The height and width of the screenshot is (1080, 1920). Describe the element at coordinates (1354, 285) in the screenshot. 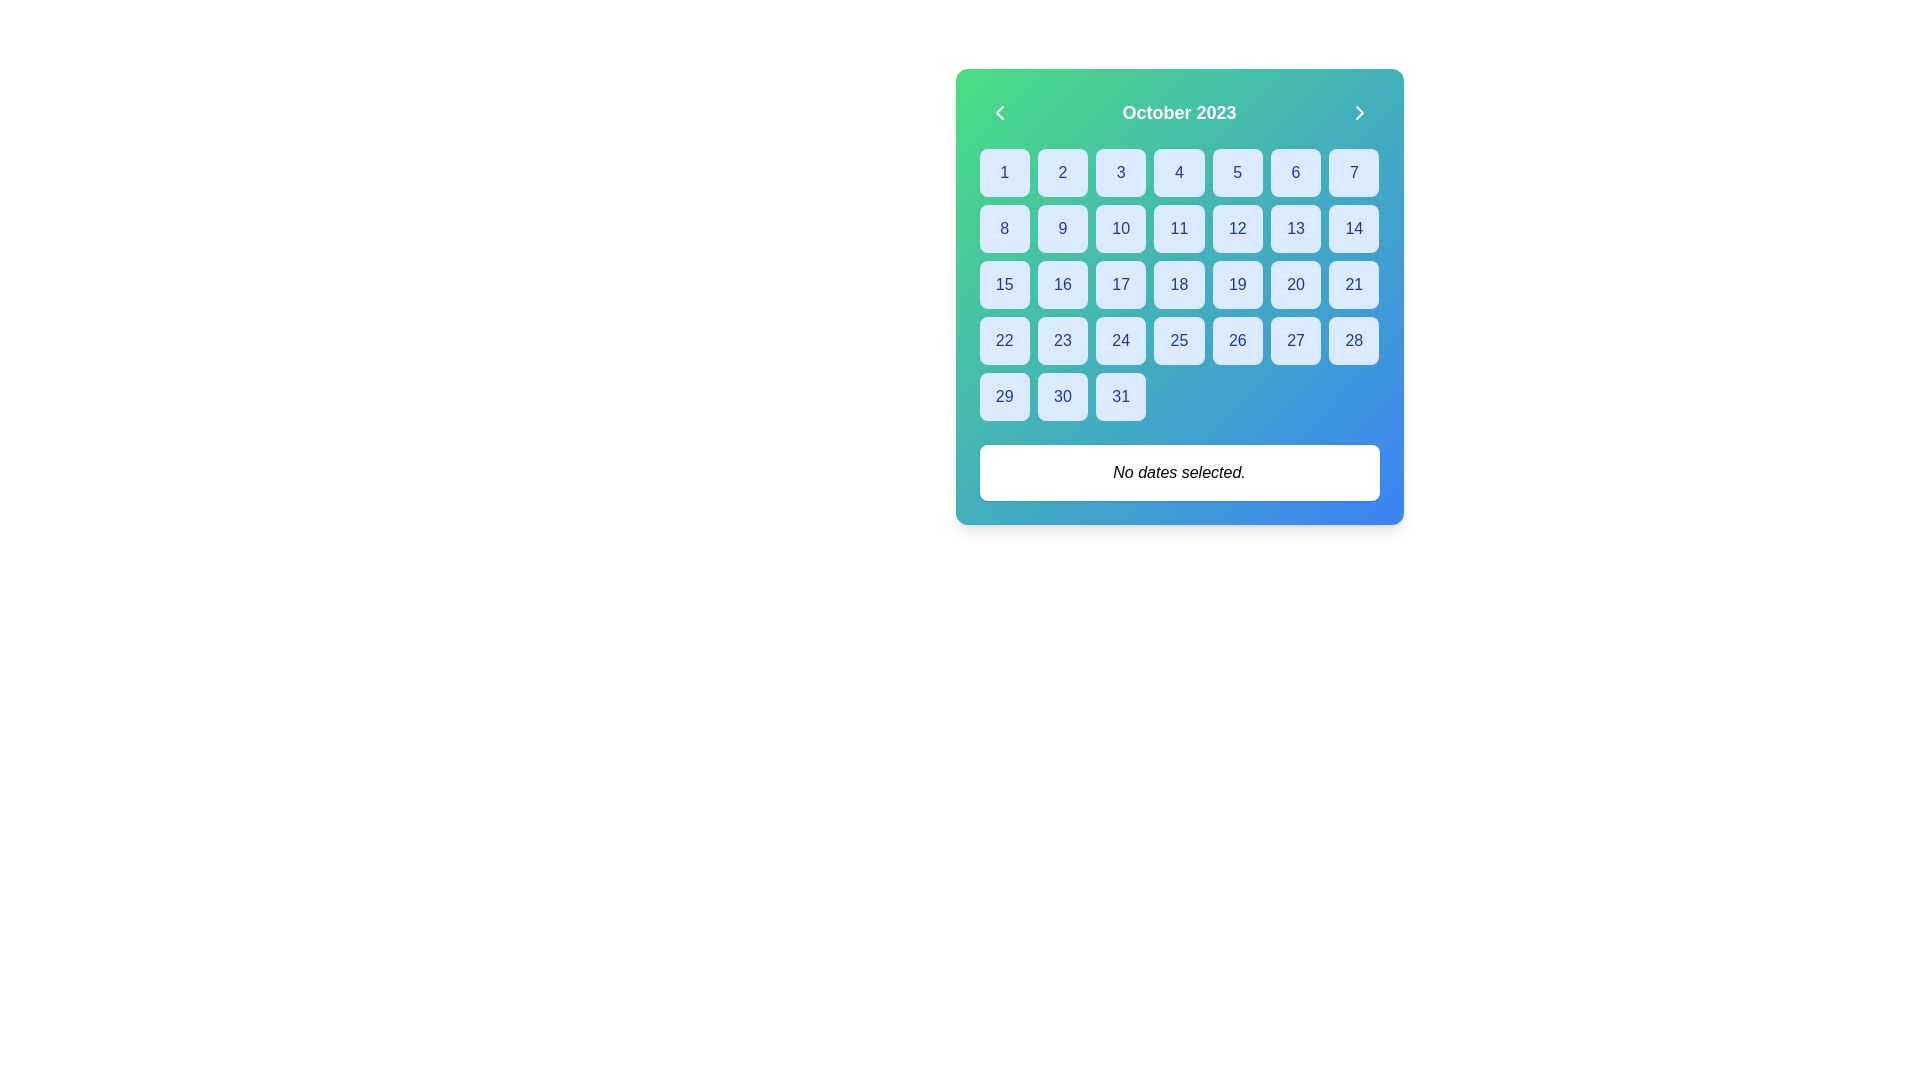

I see `the Calendar date button representing October 21, 2023` at that location.